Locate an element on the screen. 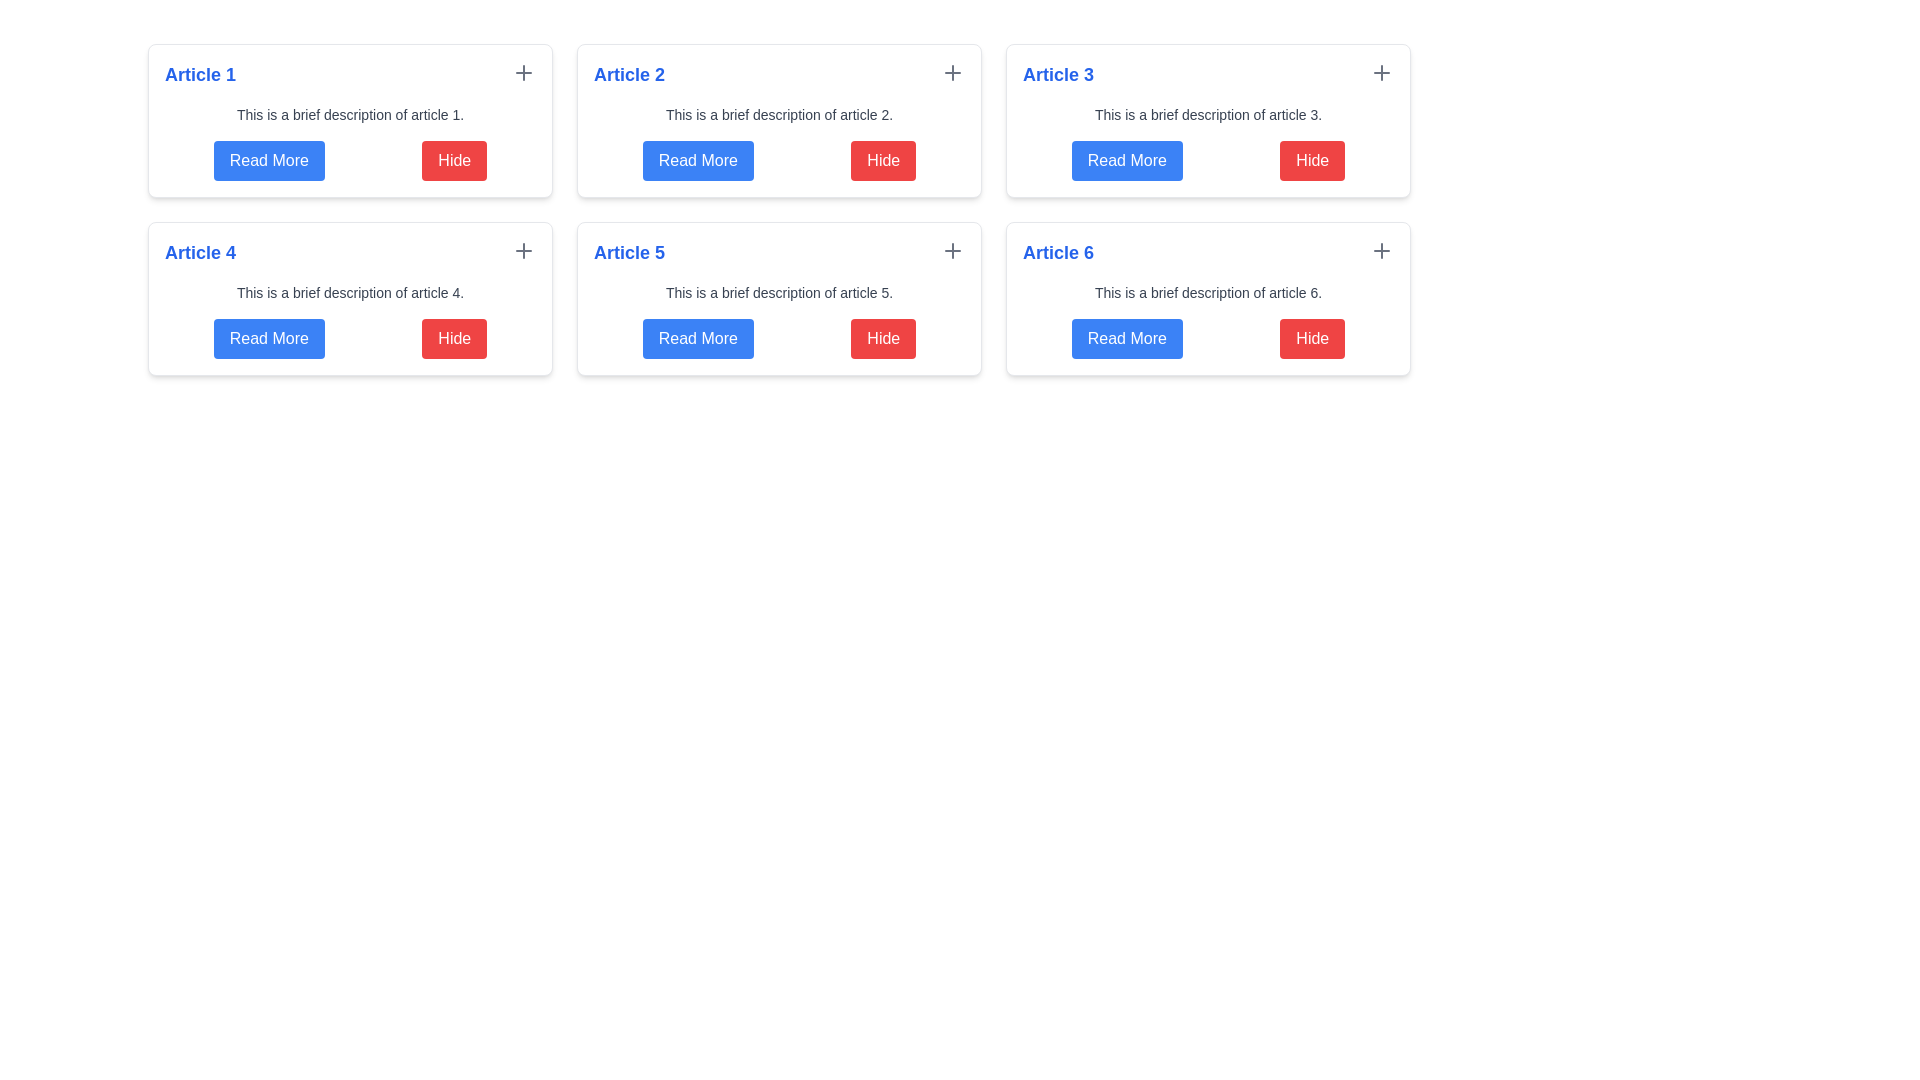  the summary text of Article 1, which is positioned below the title 'Article 1' and above the buttons labeled 'Read More' and 'Hide' is located at coordinates (350, 115).